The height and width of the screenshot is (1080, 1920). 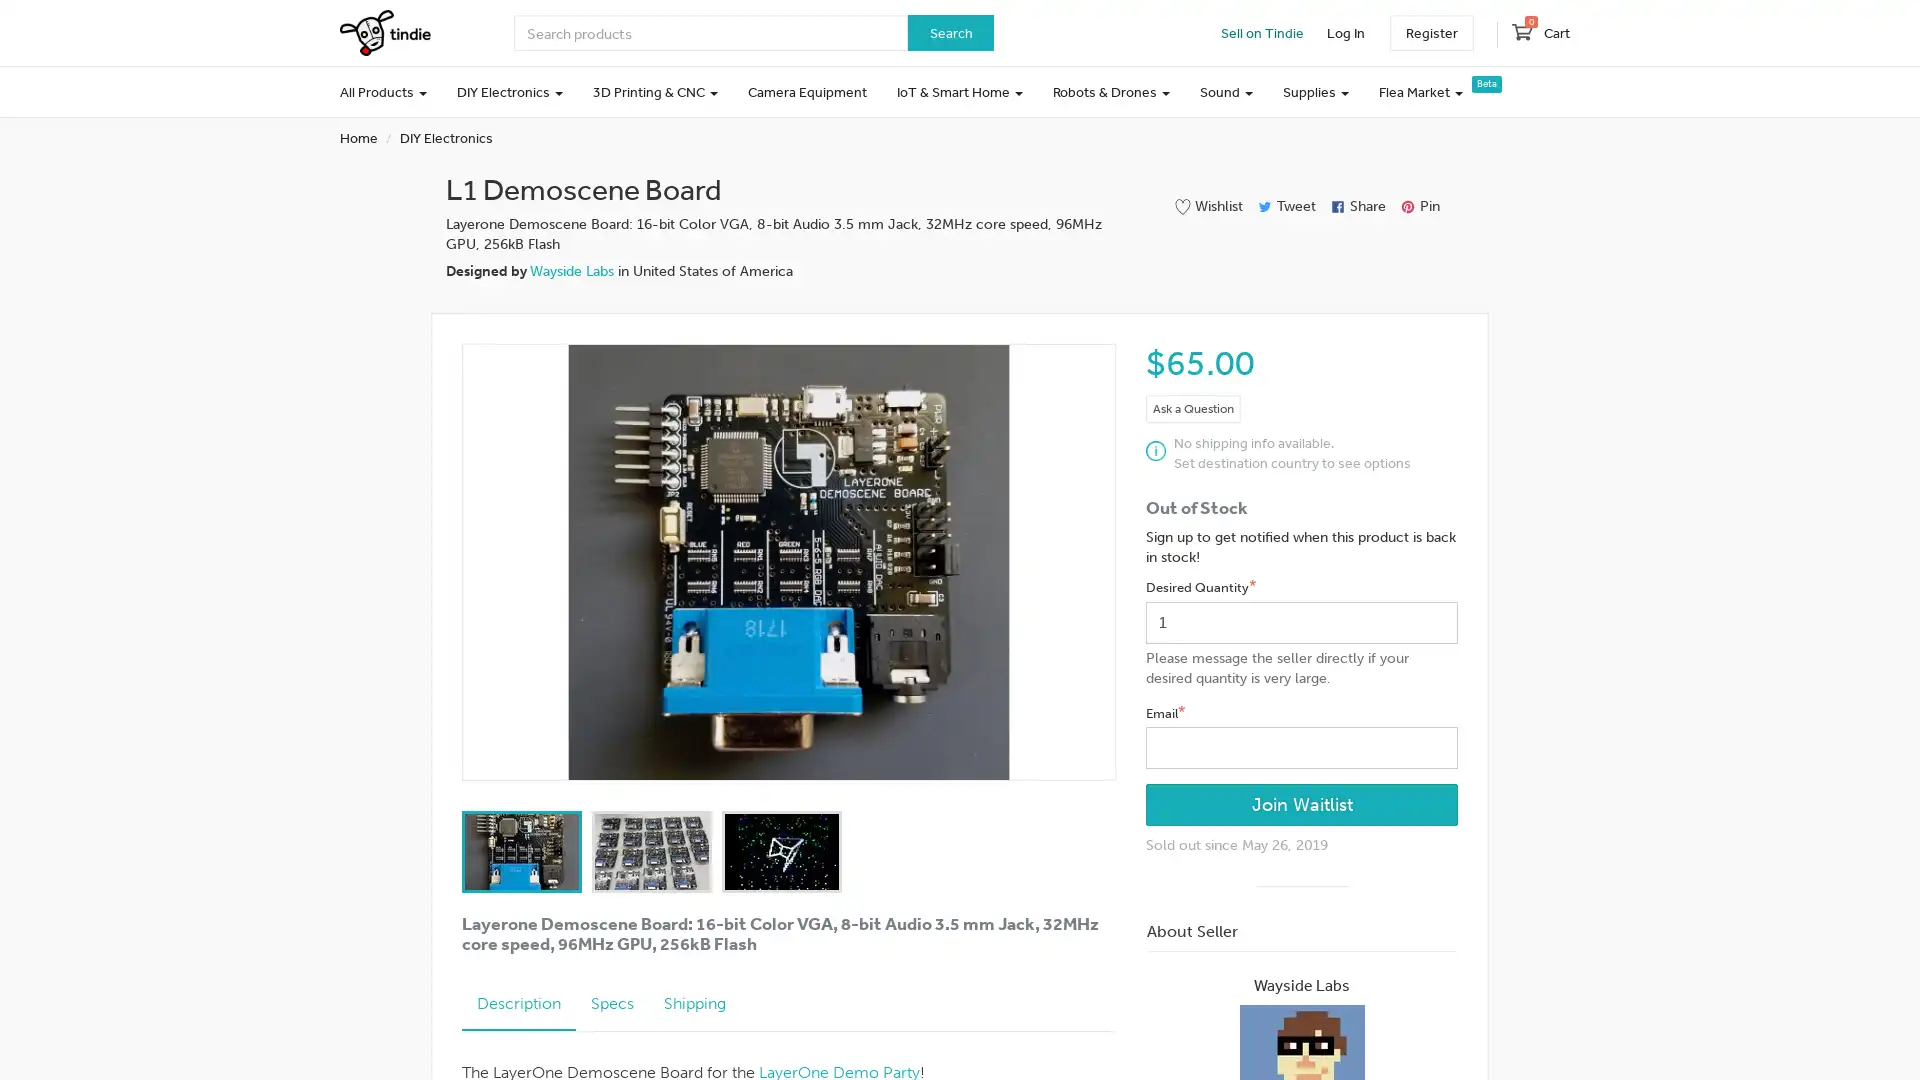 What do you see at coordinates (949, 33) in the screenshot?
I see `Search` at bounding box center [949, 33].